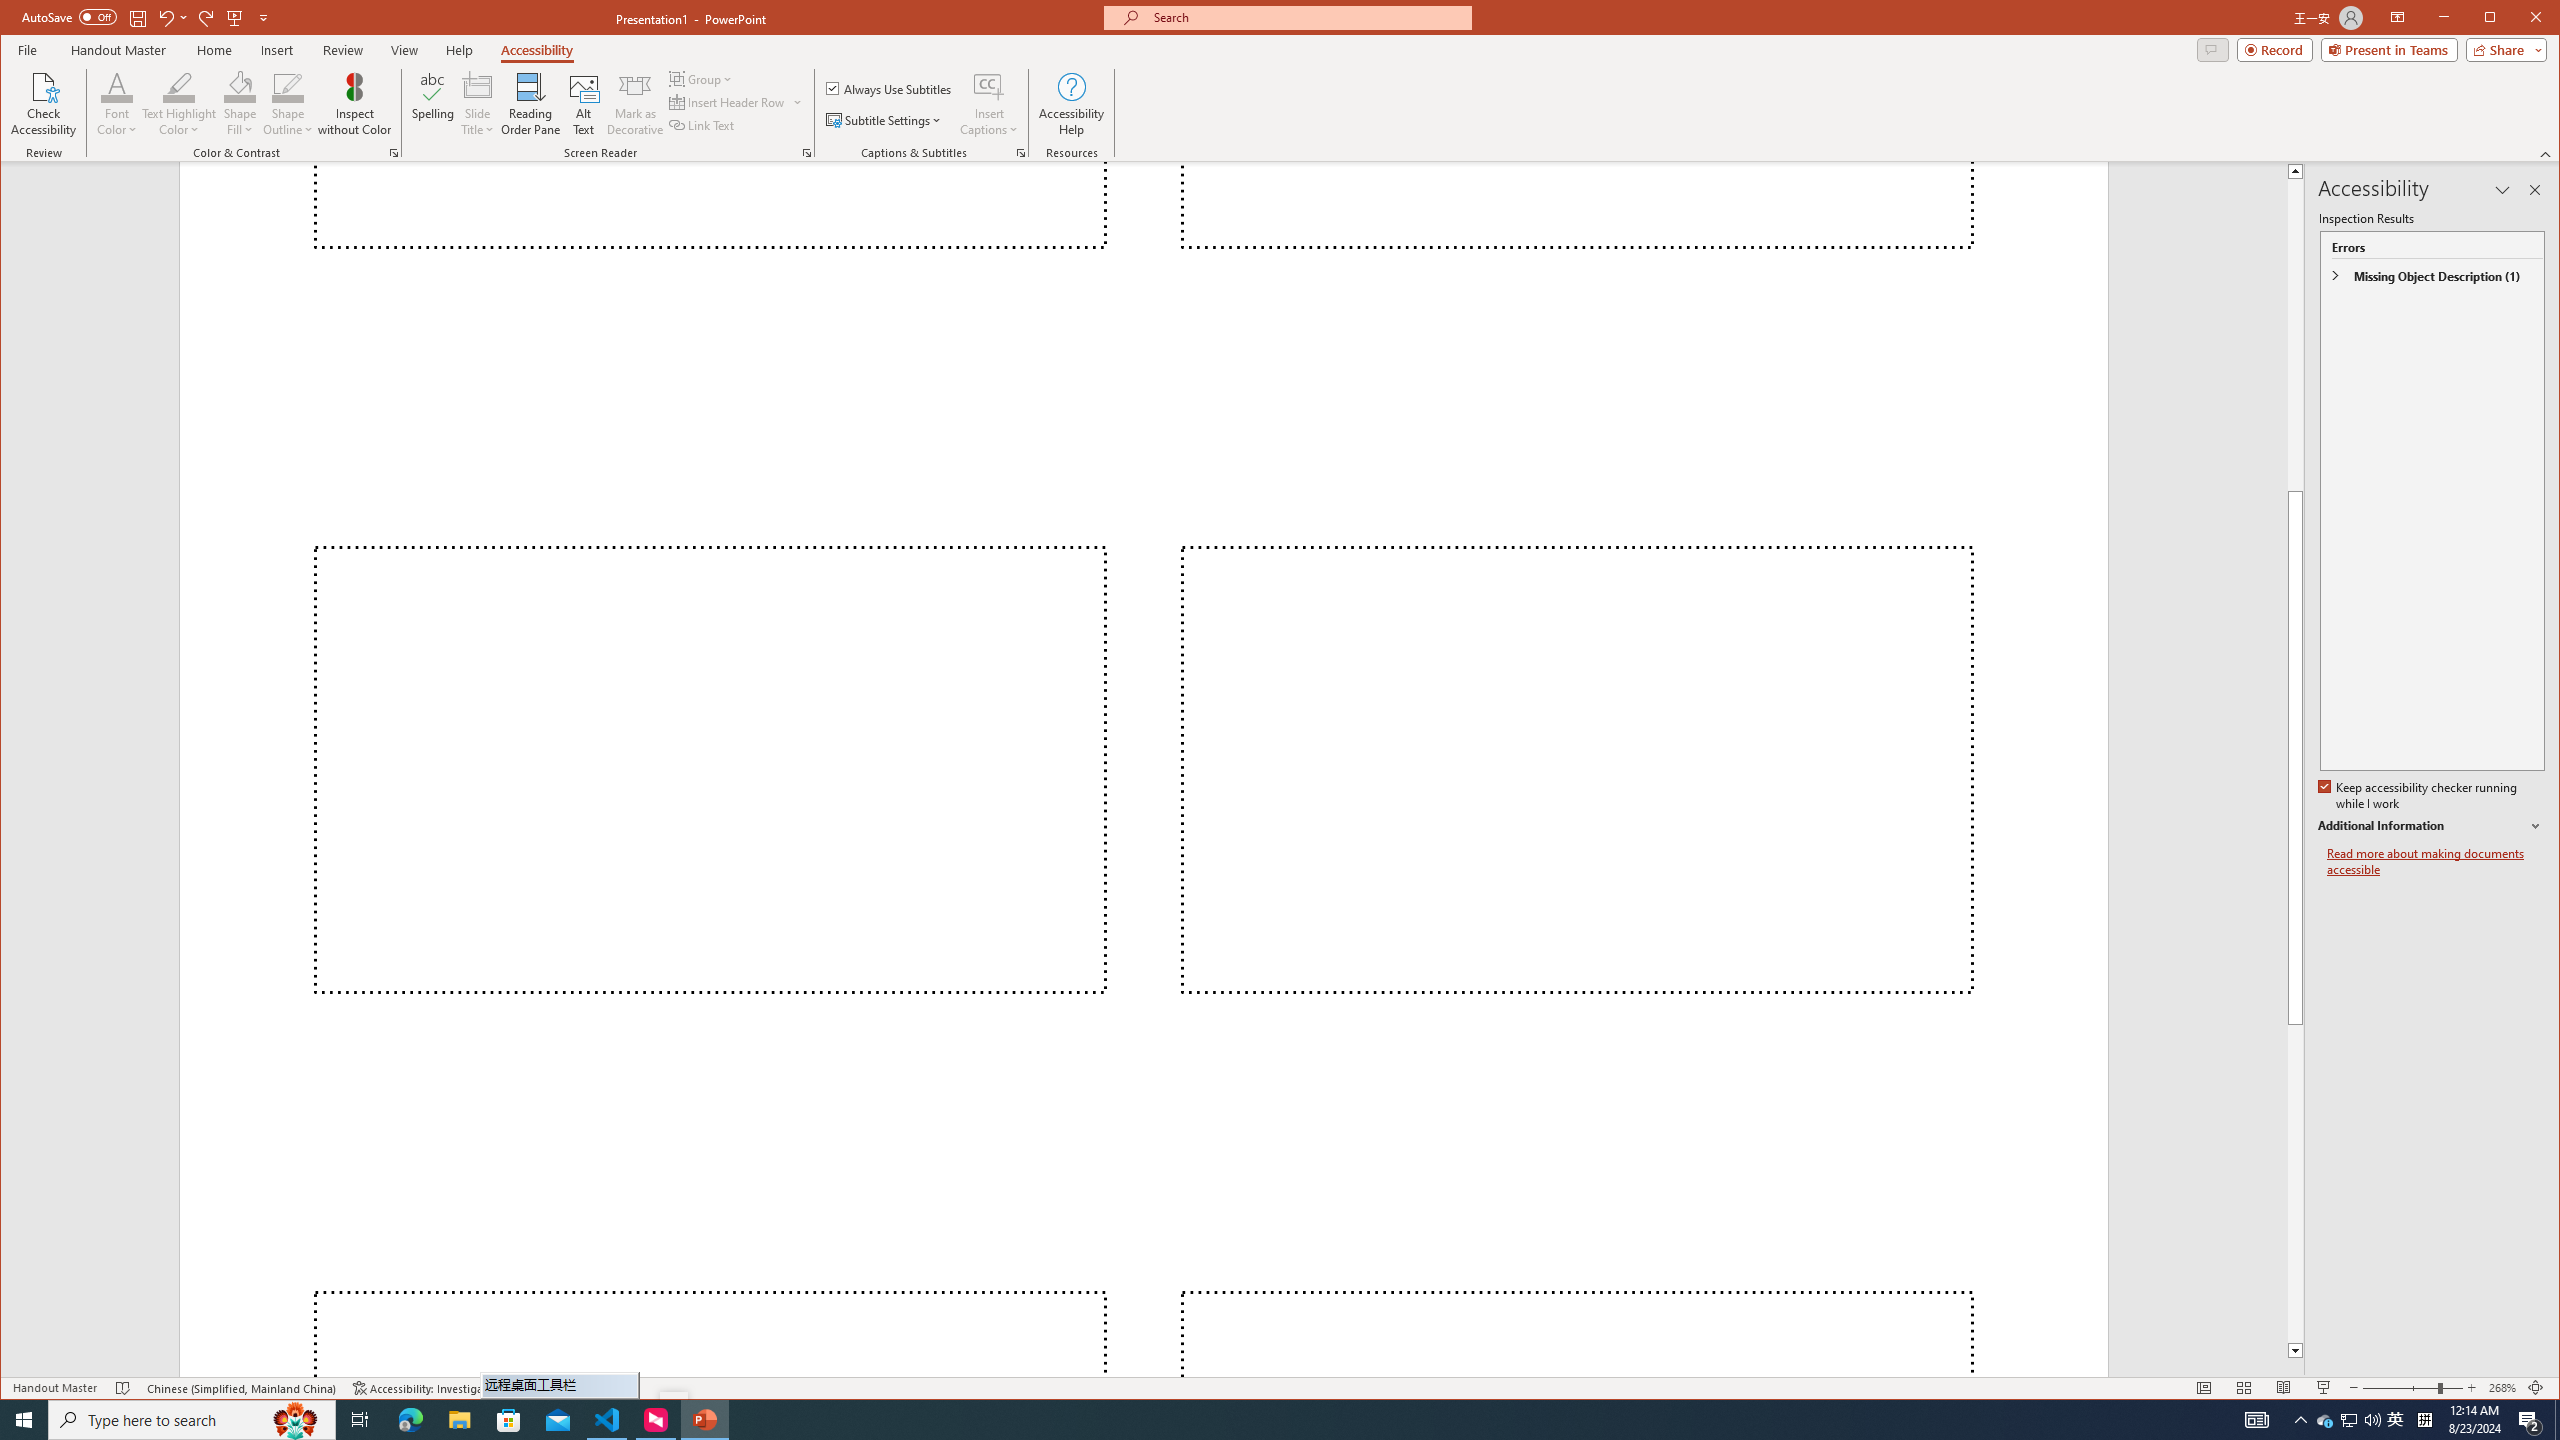 The width and height of the screenshot is (2560, 1440). I want to click on 'Spelling...', so click(432, 103).